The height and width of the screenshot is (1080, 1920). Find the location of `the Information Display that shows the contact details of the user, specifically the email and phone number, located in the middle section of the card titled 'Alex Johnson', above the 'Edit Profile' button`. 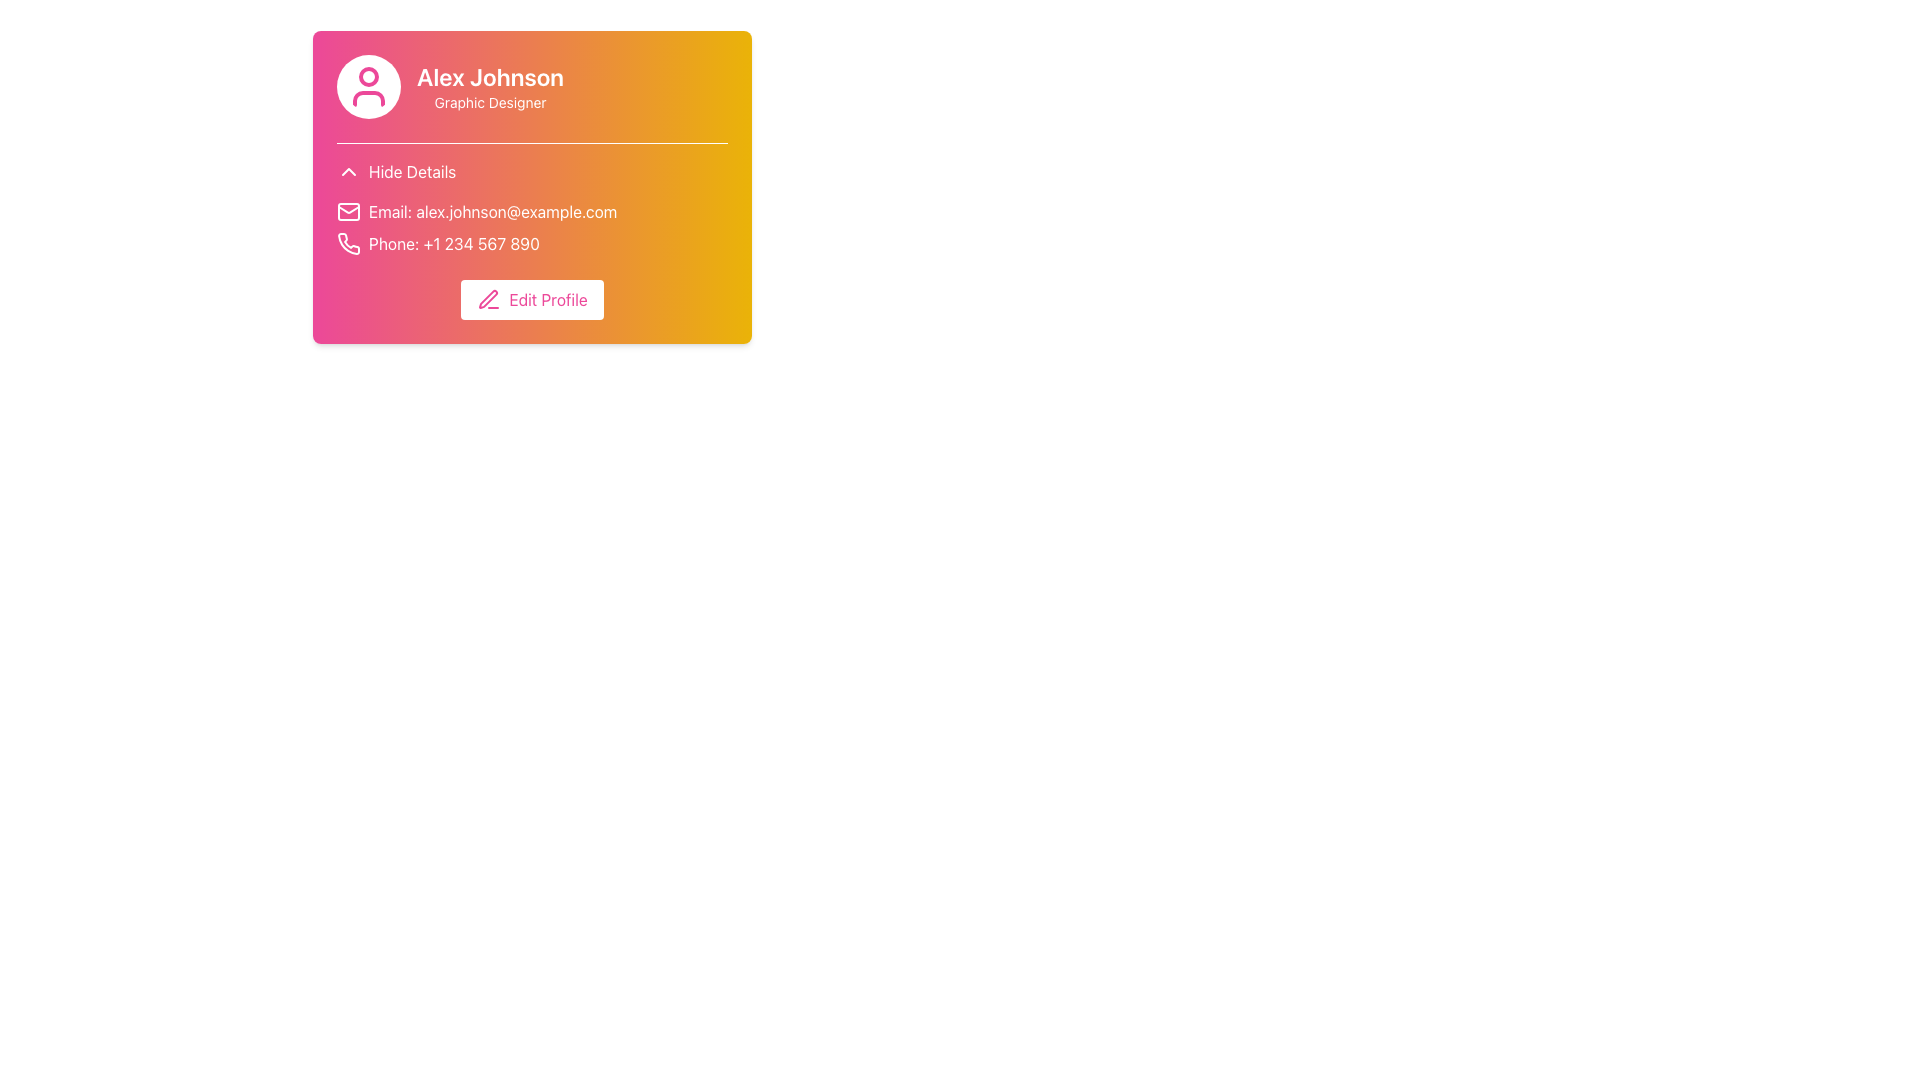

the Information Display that shows the contact details of the user, specifically the email and phone number, located in the middle section of the card titled 'Alex Johnson', above the 'Edit Profile' button is located at coordinates (532, 199).